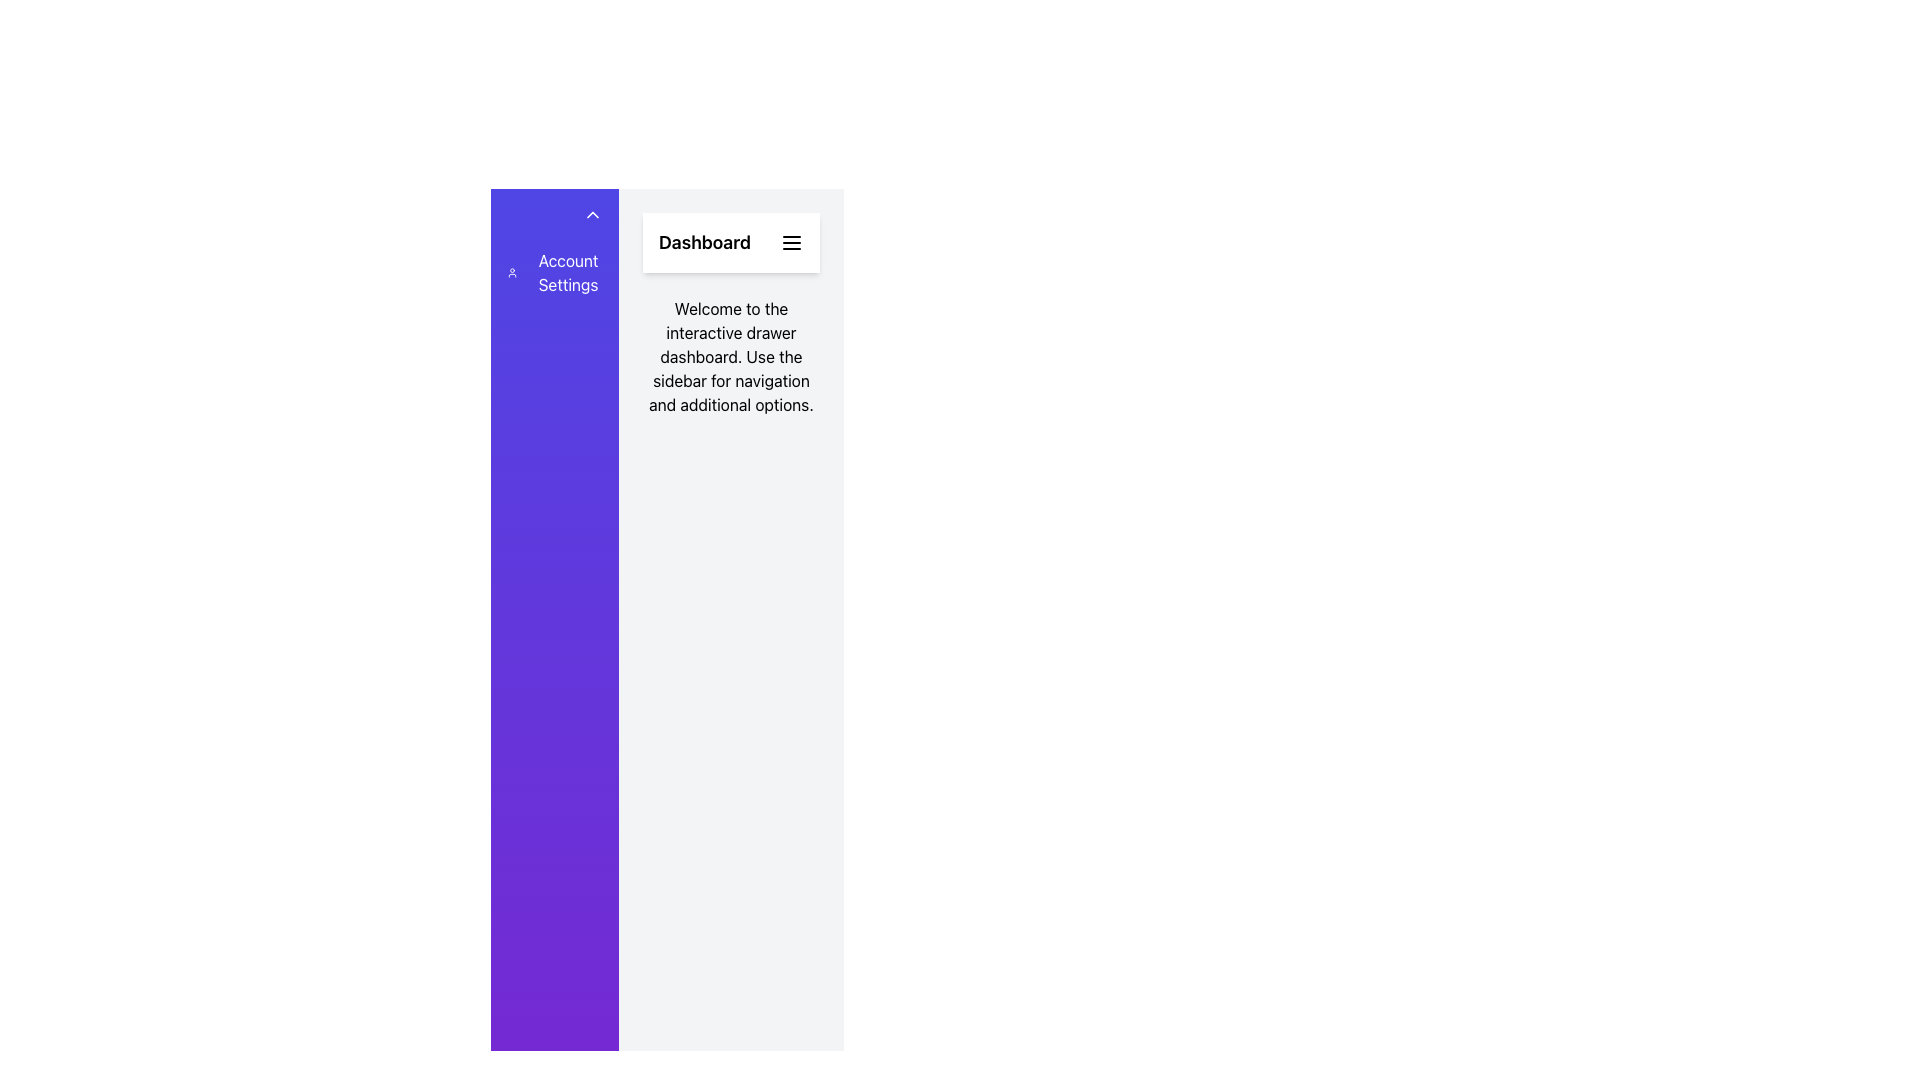 The image size is (1920, 1080). What do you see at coordinates (730, 242) in the screenshot?
I see `the icon on the Header bar titled 'Dashboard'` at bounding box center [730, 242].